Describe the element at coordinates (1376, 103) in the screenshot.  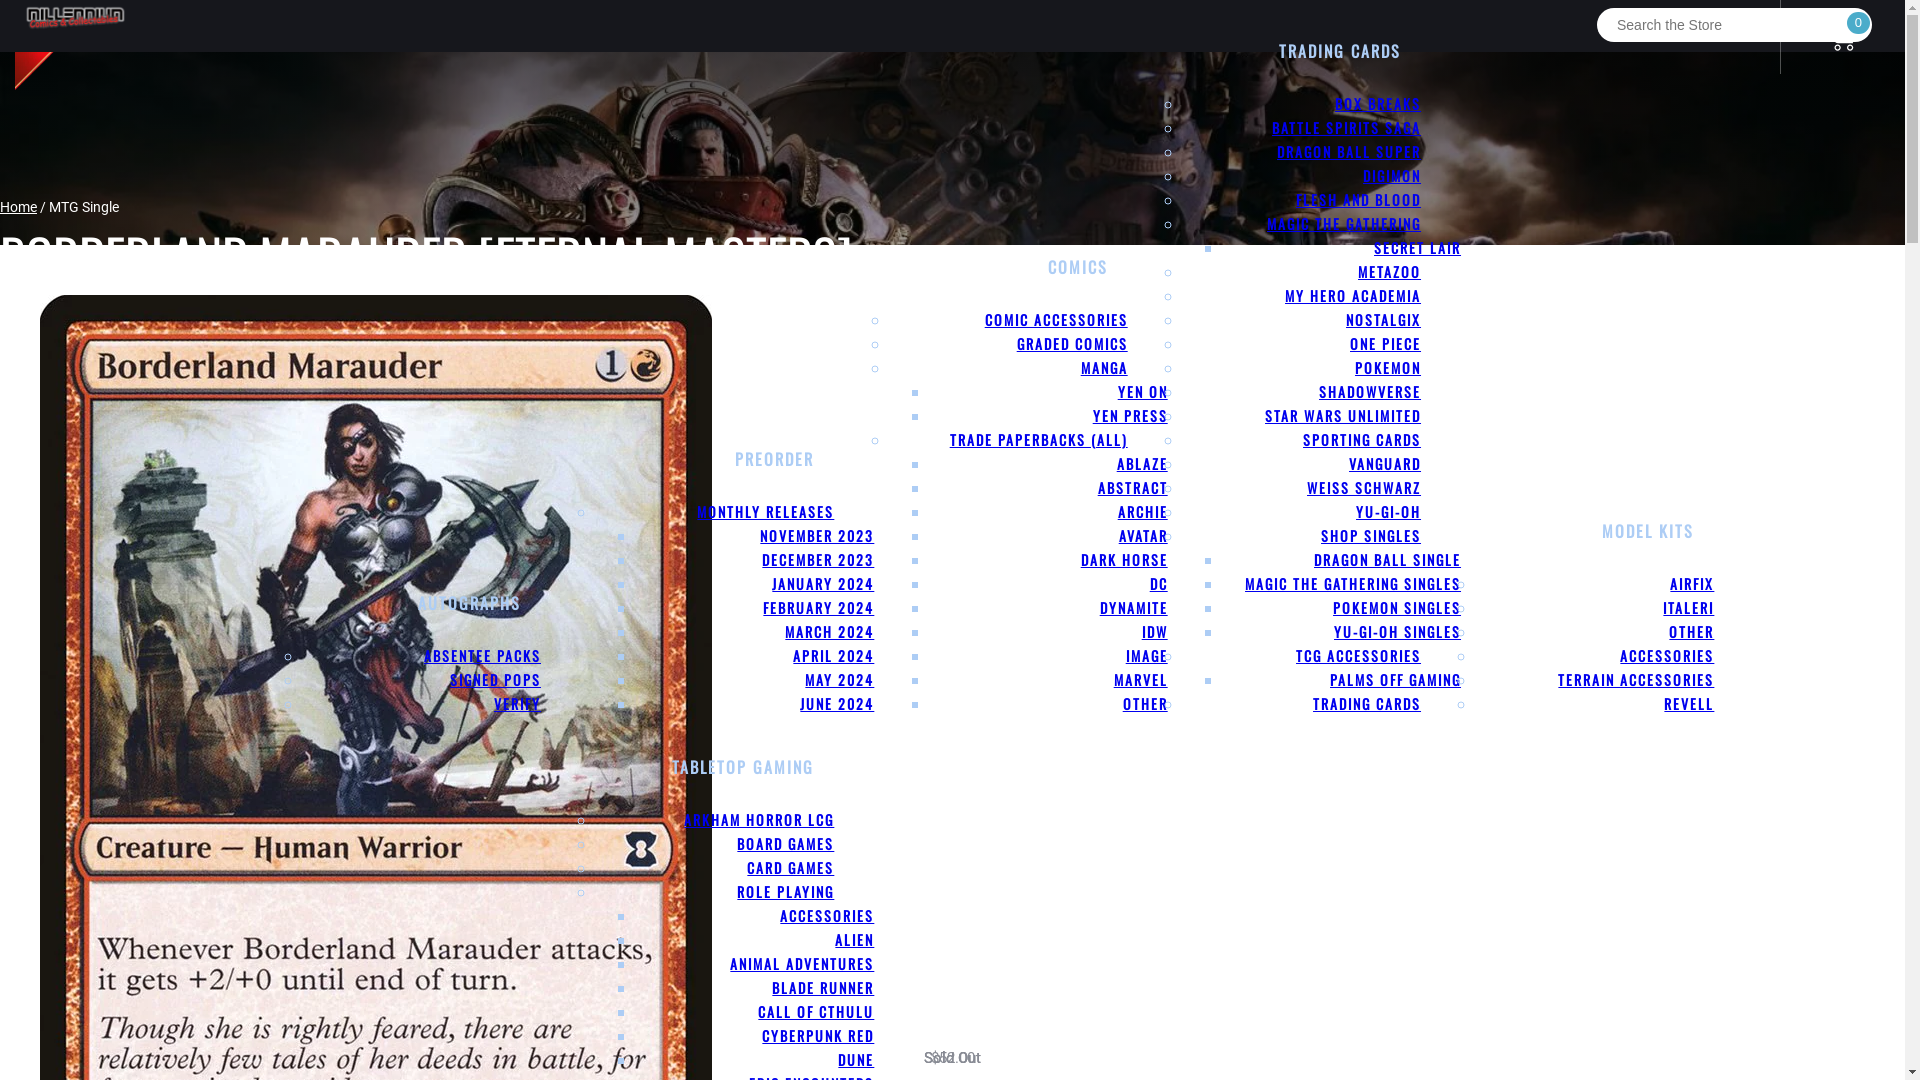
I see `'BOX BREAKS'` at that location.